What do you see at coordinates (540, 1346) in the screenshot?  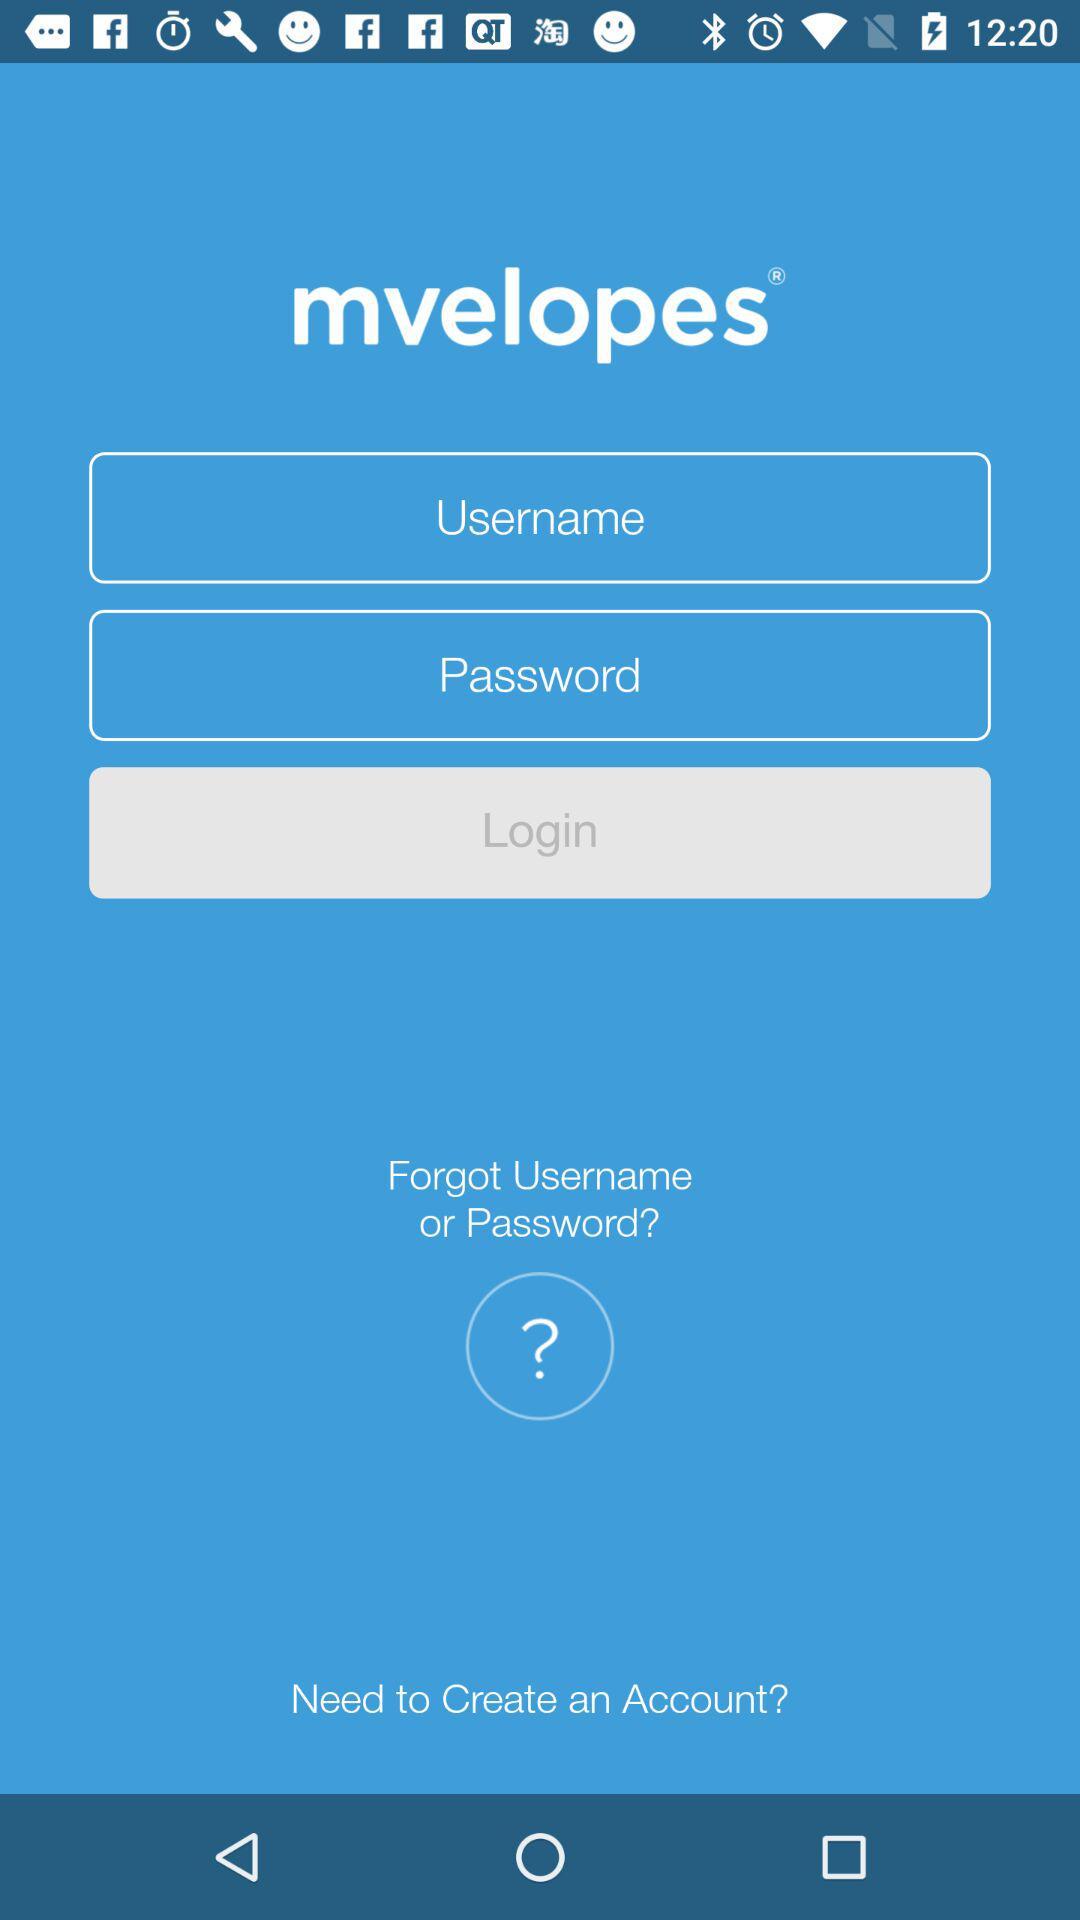 I see `item below forgot username or item` at bounding box center [540, 1346].